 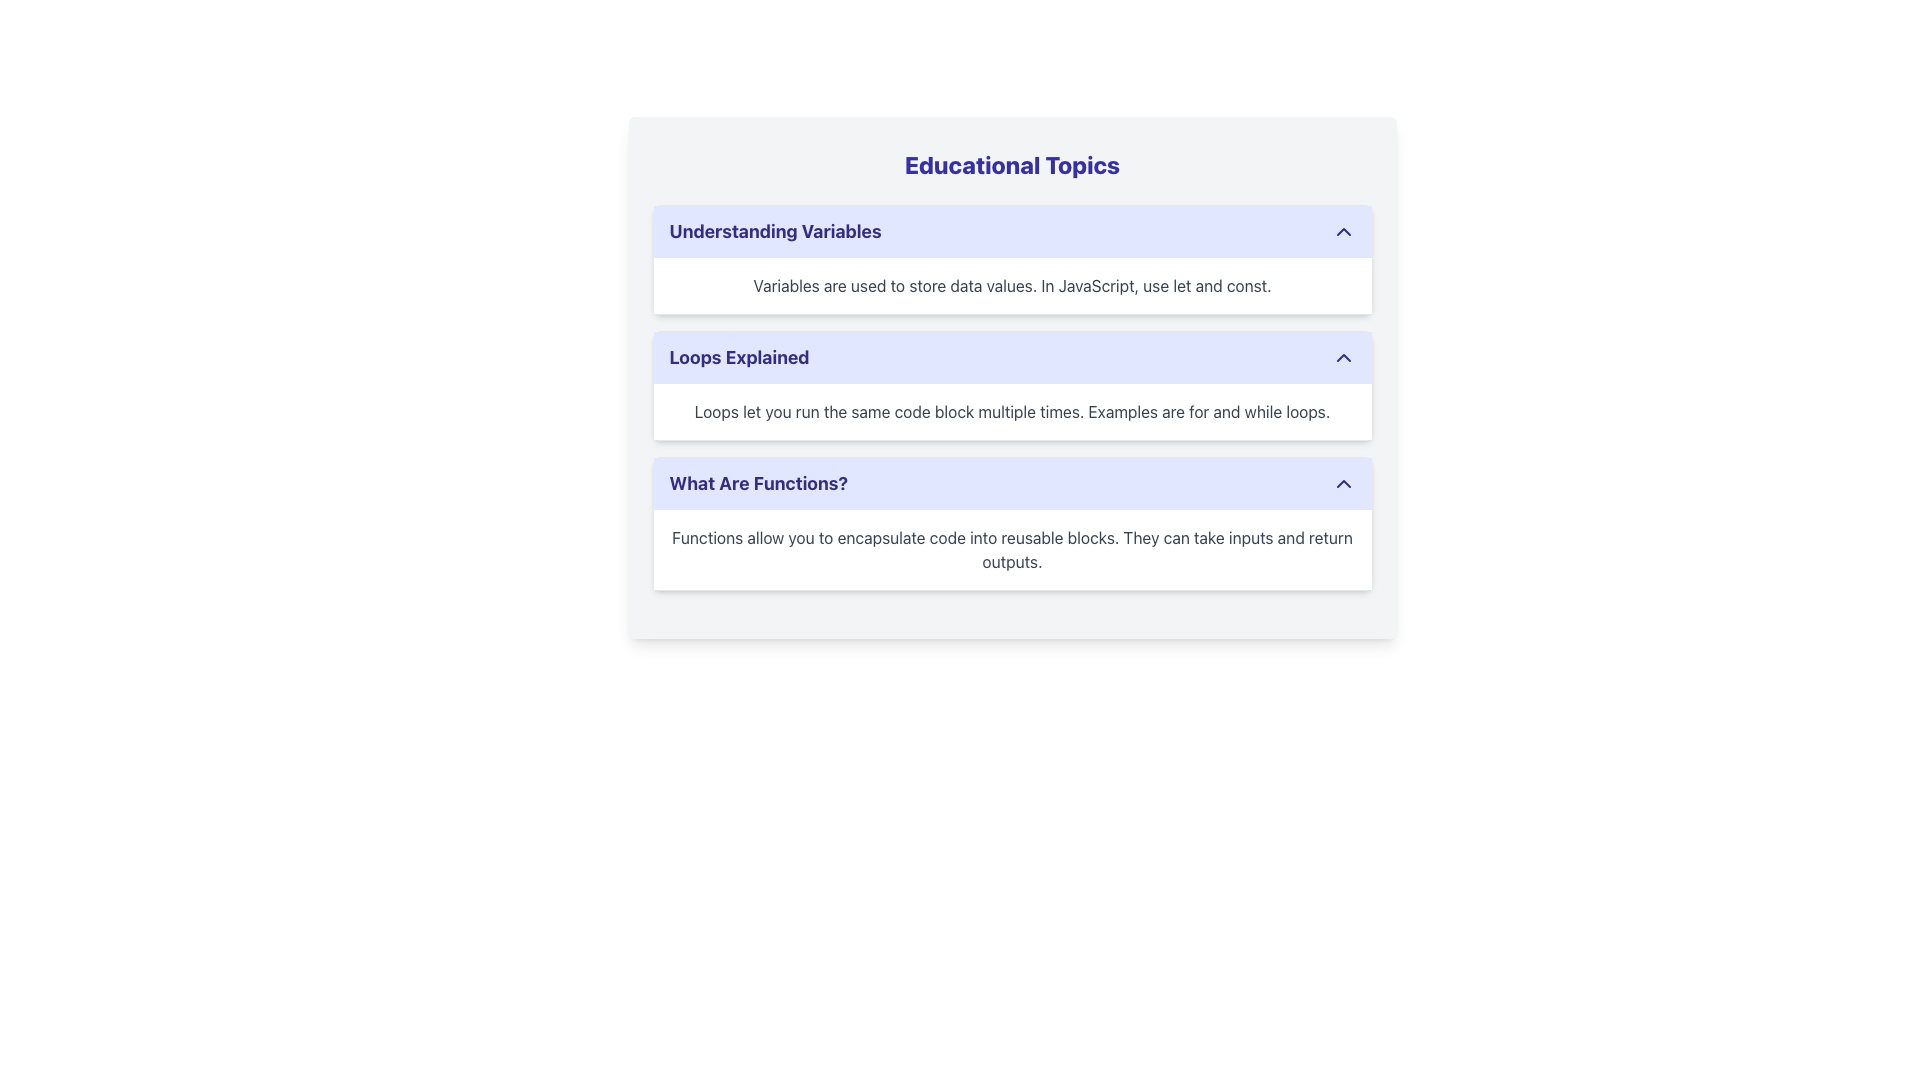 What do you see at coordinates (1012, 523) in the screenshot?
I see `the title 'What Are Functions?' in the Collapsible information panel` at bounding box center [1012, 523].